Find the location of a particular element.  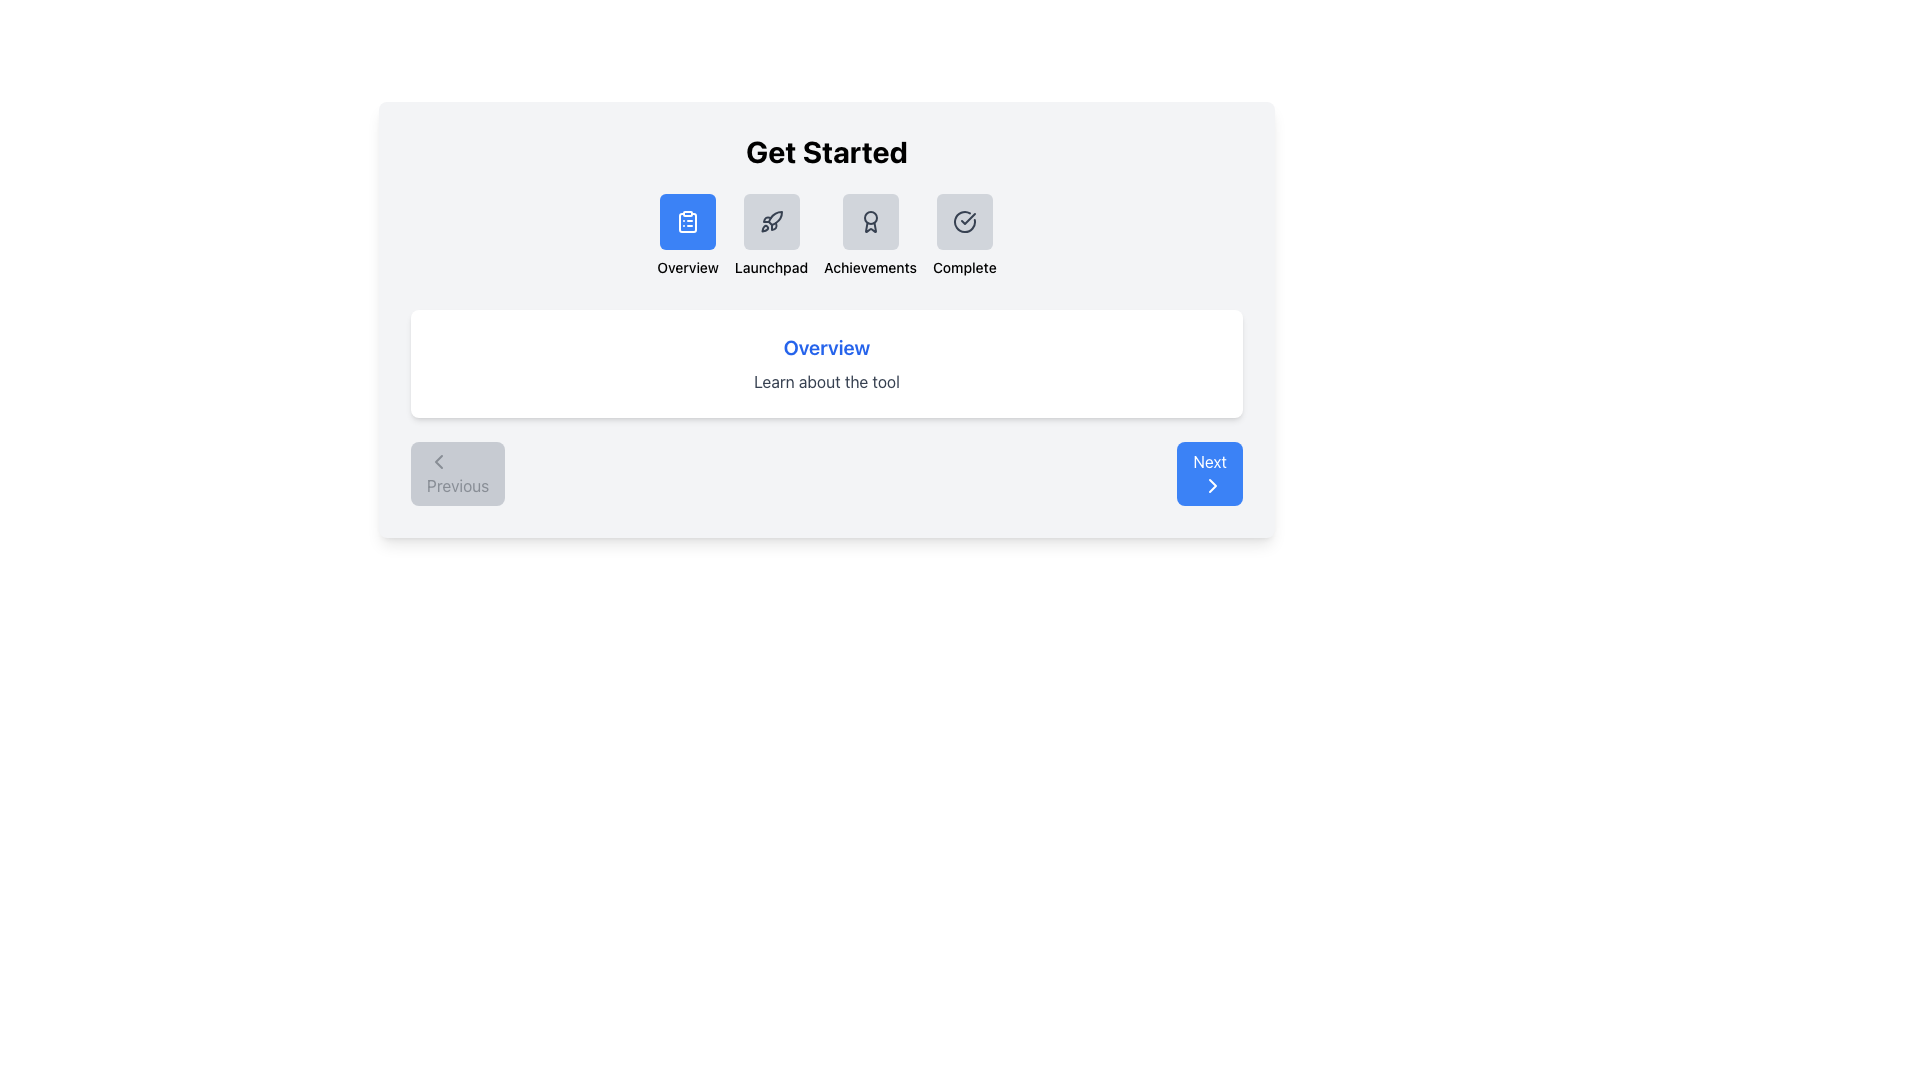

the navigation card labeled 'Achievements', which features an award badge icon and is the third option in a horizontal navigation set is located at coordinates (870, 234).